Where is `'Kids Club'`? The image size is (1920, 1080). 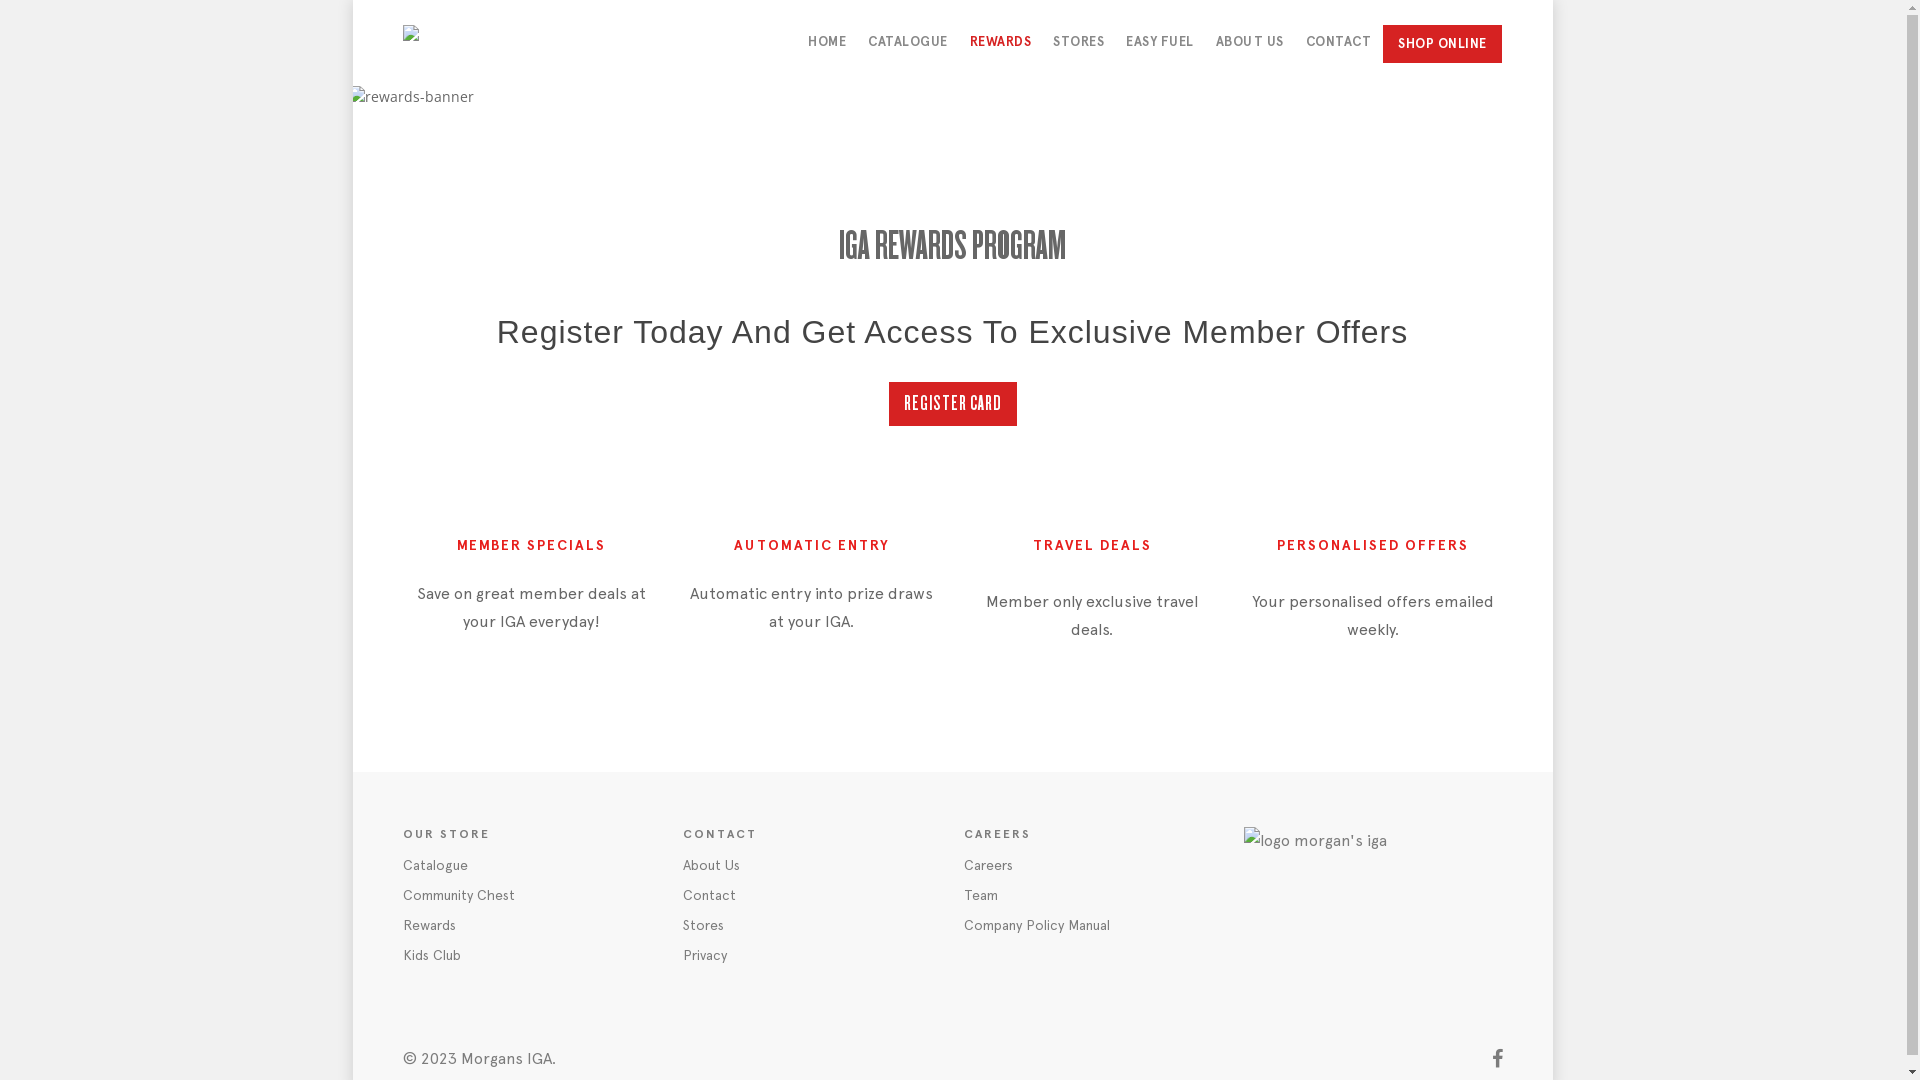 'Kids Club' is located at coordinates (401, 954).